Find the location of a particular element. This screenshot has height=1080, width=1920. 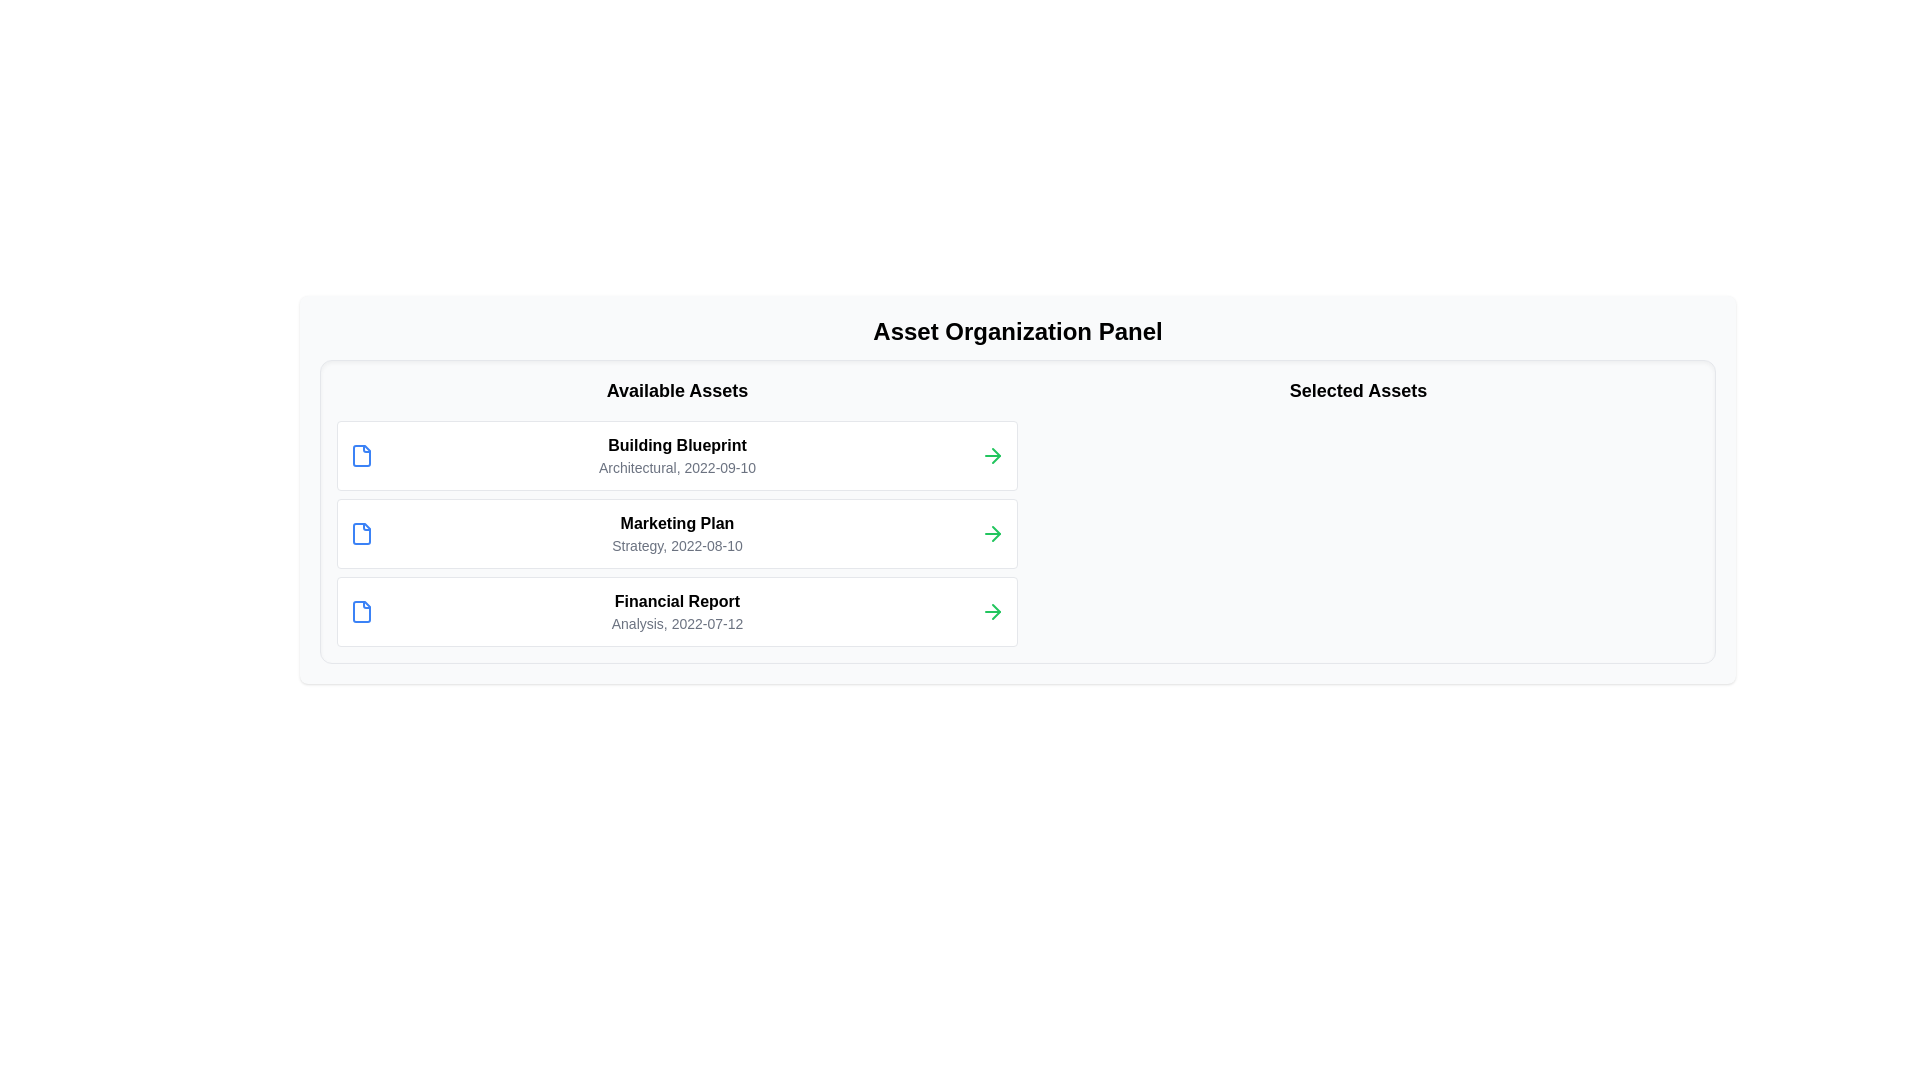

the action icon located in the middle row of the 'Available Assets' panel, which is aligned to the right of the 'Marketing Plan, Strategy, 2022-08-10' row is located at coordinates (996, 532).